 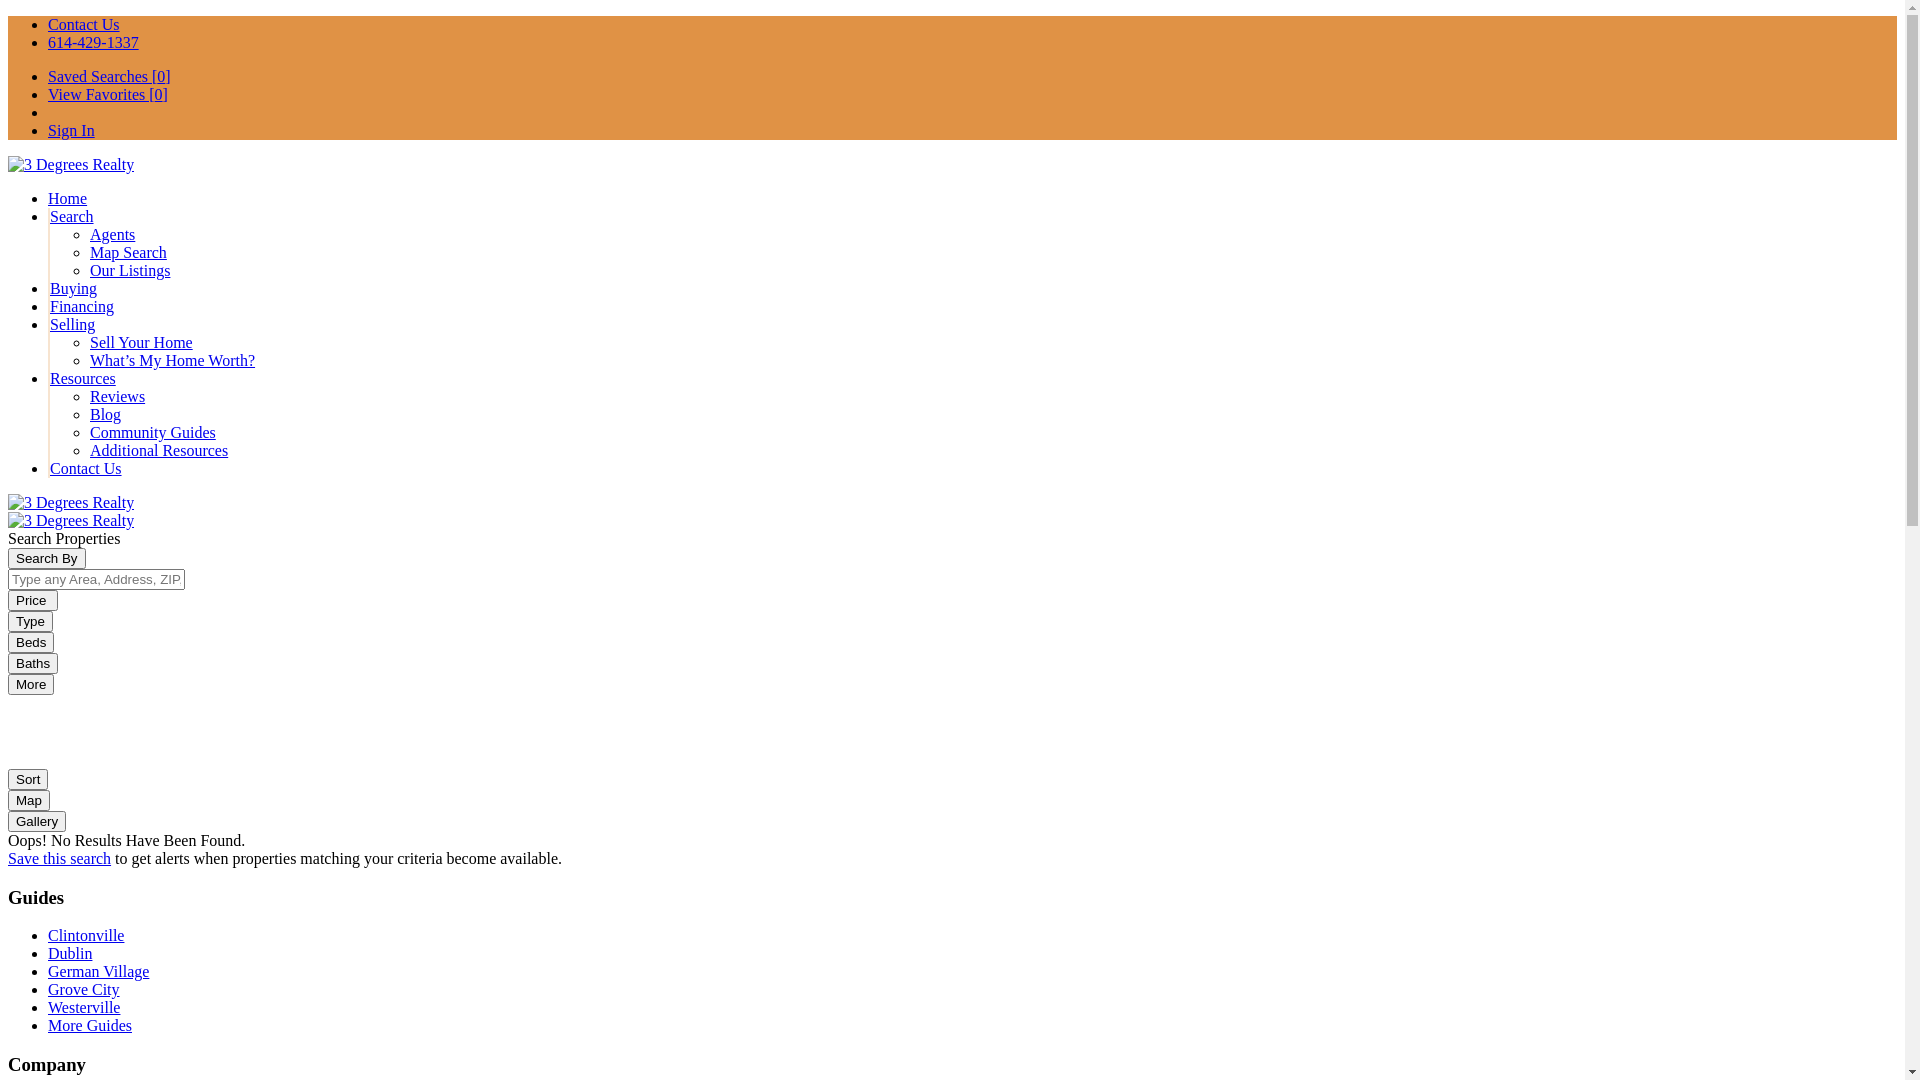 I want to click on 'Sell Your Home', so click(x=140, y=341).